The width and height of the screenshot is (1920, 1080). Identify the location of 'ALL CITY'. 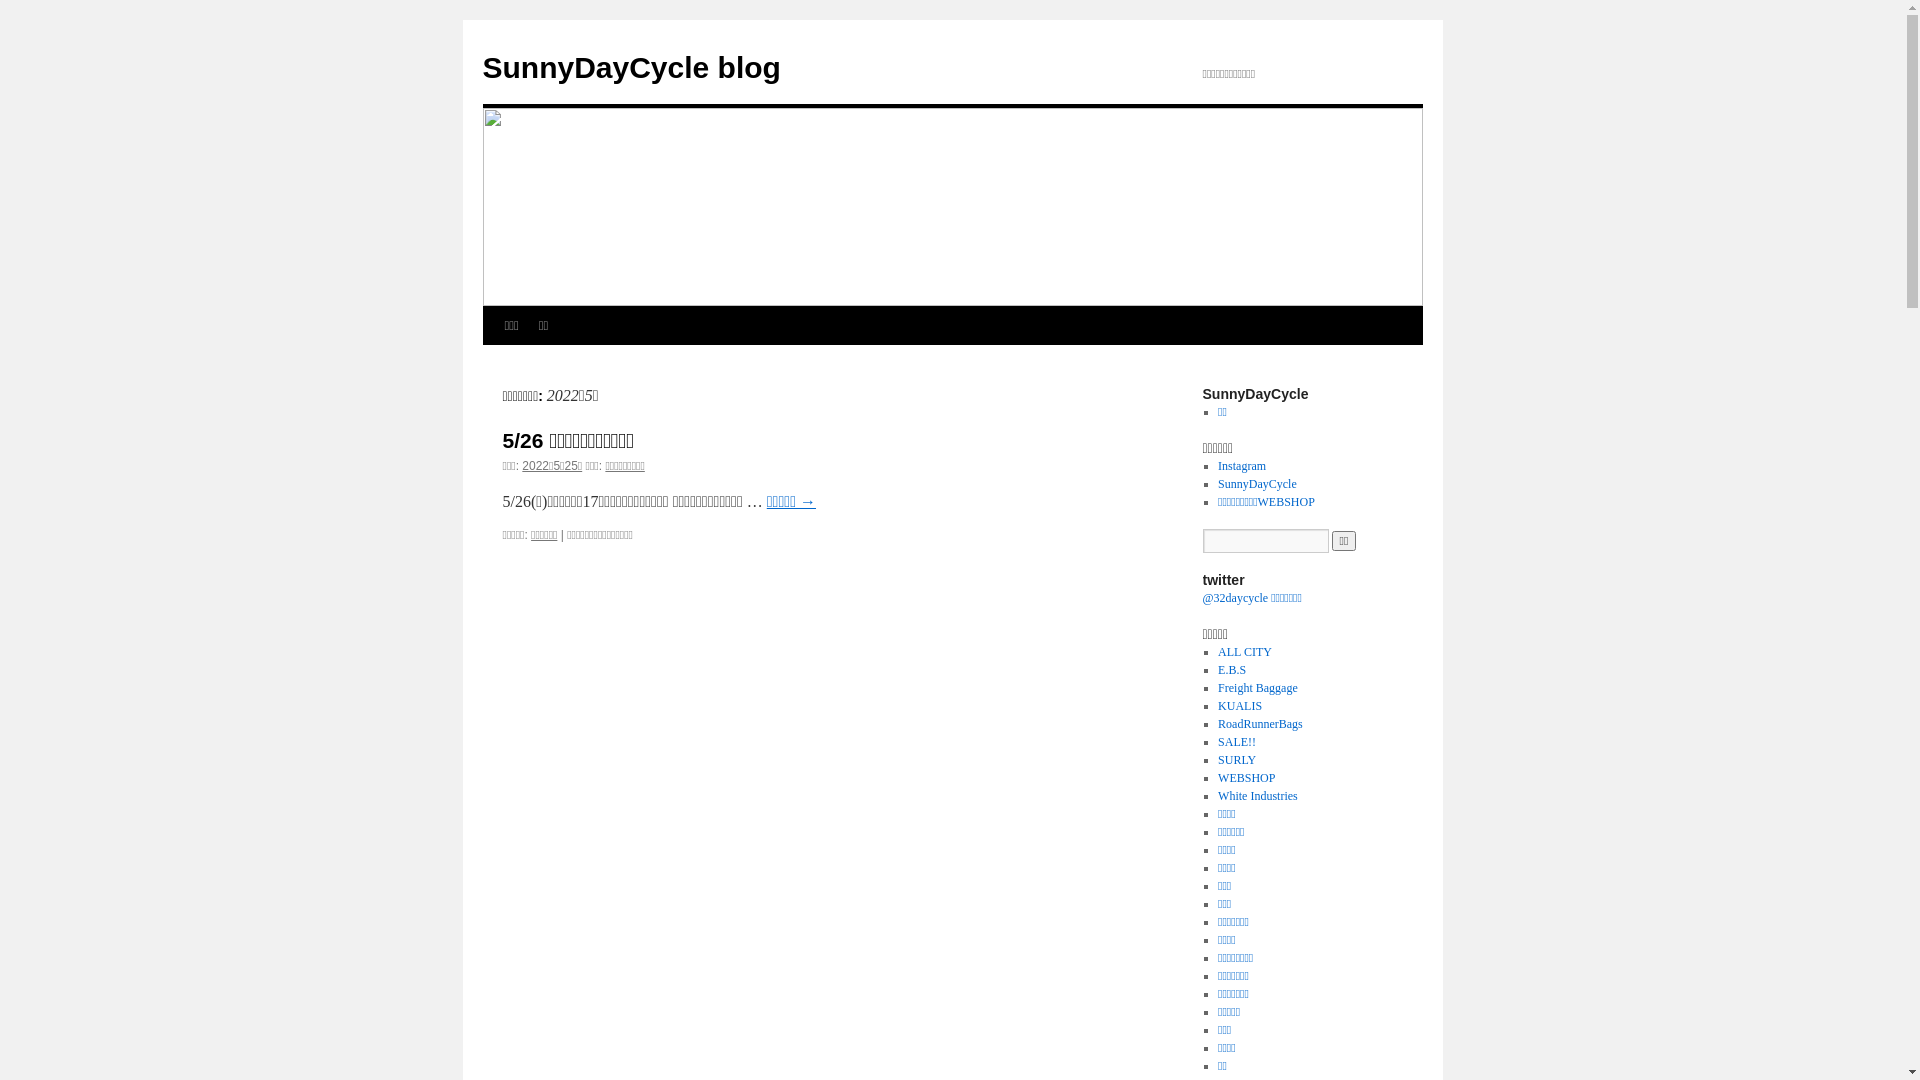
(1243, 651).